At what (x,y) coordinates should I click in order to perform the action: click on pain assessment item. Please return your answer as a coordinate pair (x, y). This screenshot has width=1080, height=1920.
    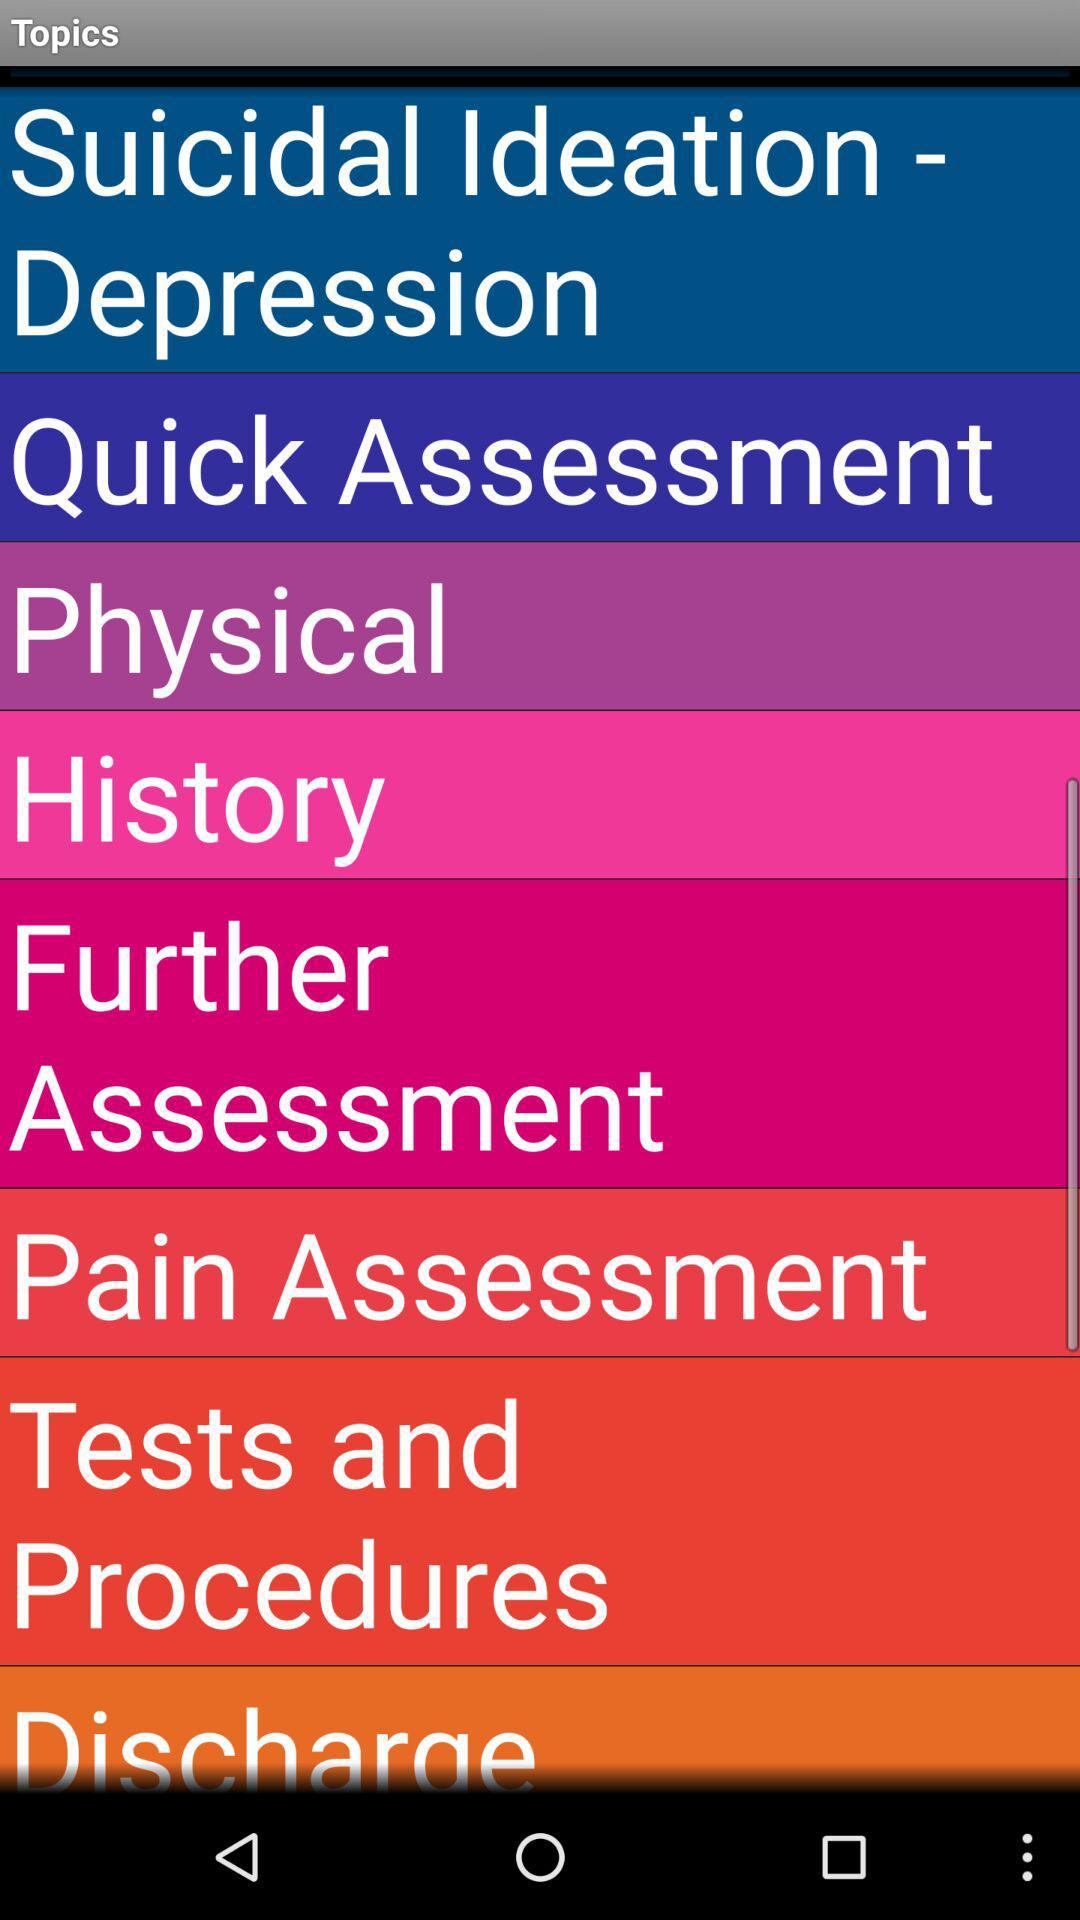
    Looking at the image, I should click on (540, 1271).